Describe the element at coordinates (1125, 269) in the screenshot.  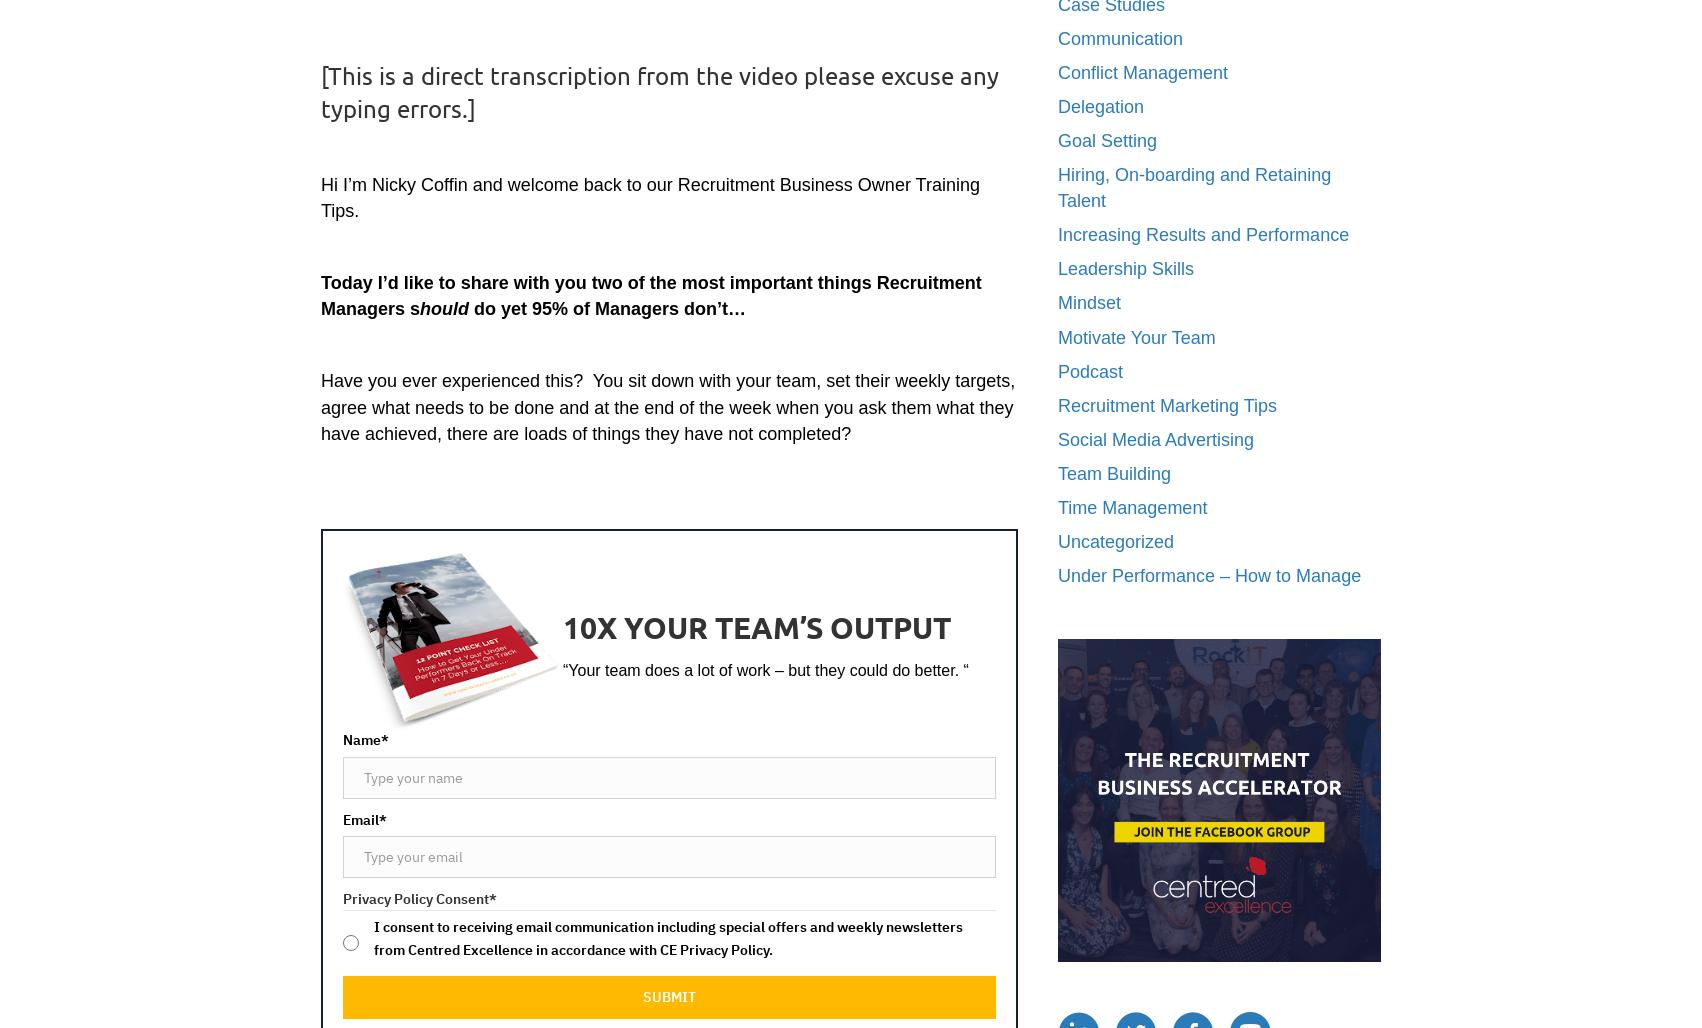
I see `'Leadership Skills'` at that location.